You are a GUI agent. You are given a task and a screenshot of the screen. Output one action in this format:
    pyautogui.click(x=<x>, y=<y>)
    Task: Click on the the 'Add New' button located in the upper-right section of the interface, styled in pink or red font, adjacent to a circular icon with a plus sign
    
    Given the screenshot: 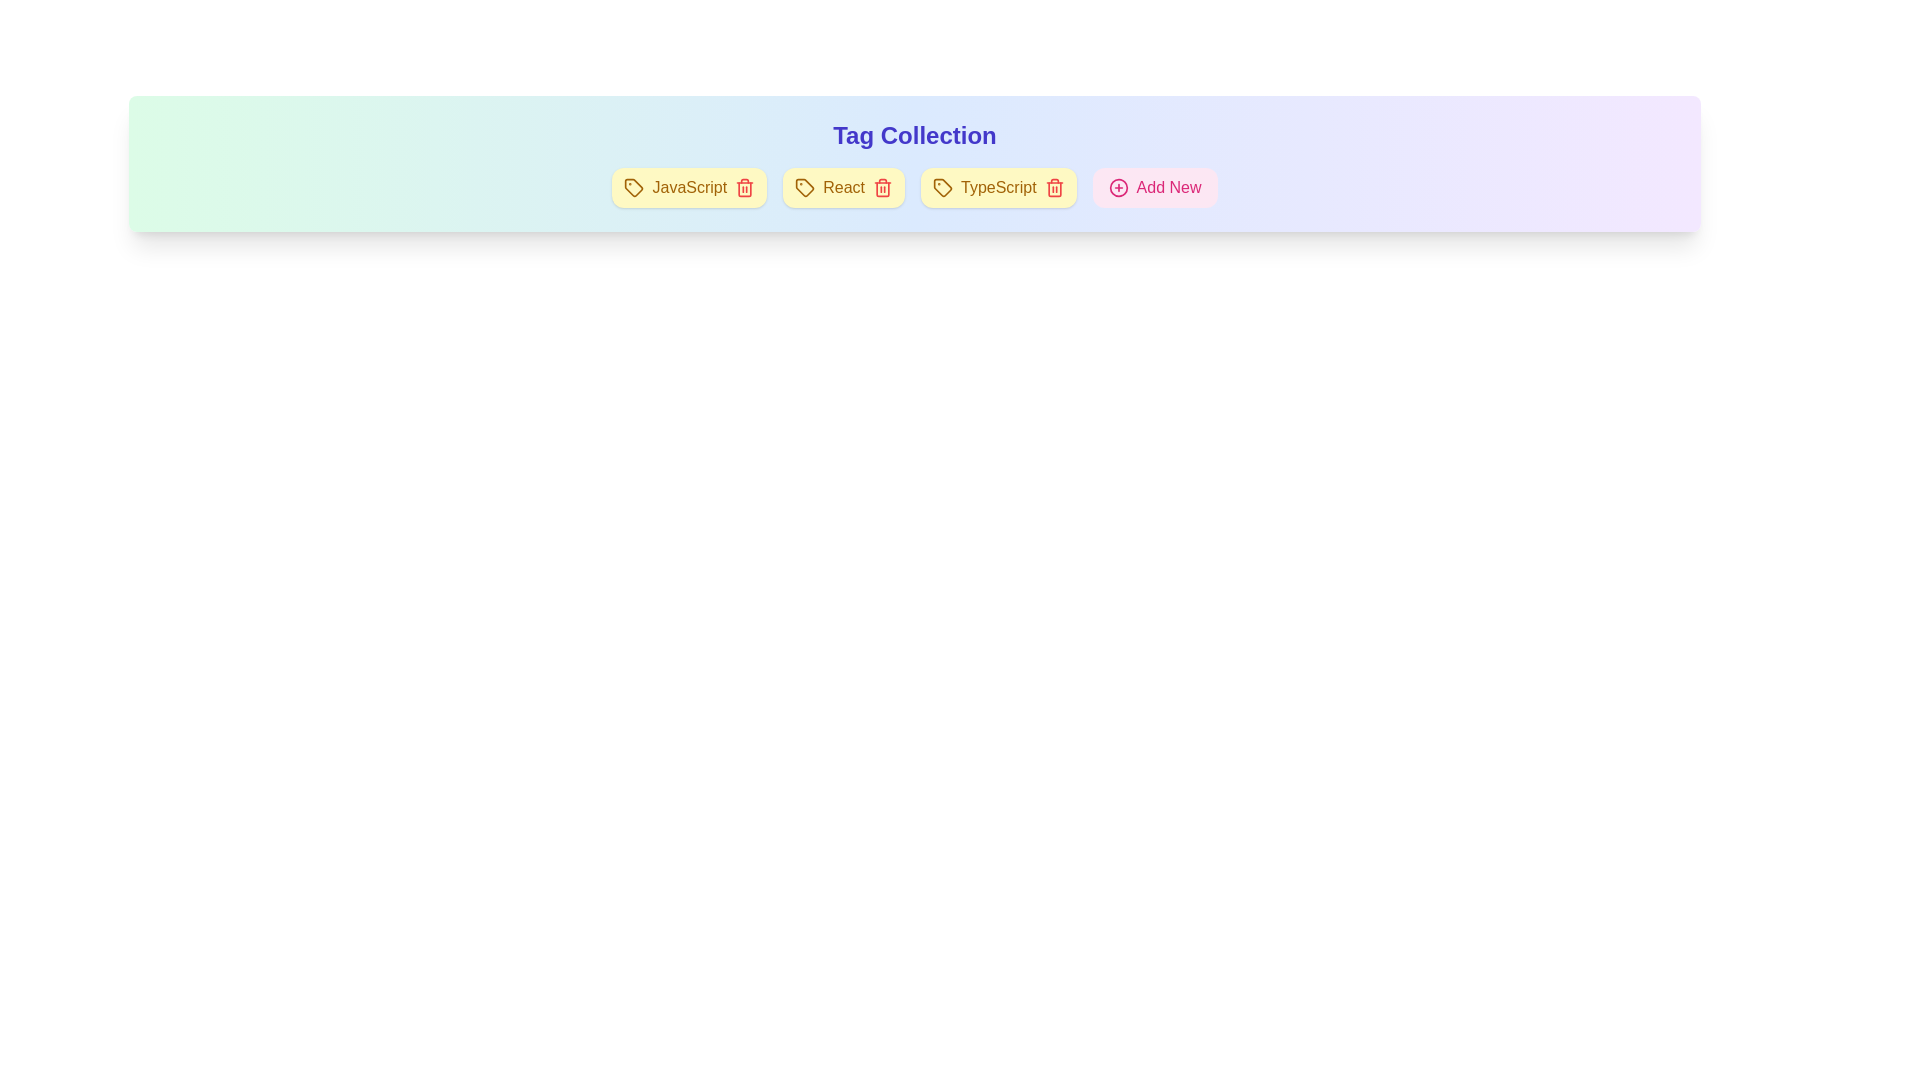 What is the action you would take?
    pyautogui.click(x=1169, y=188)
    